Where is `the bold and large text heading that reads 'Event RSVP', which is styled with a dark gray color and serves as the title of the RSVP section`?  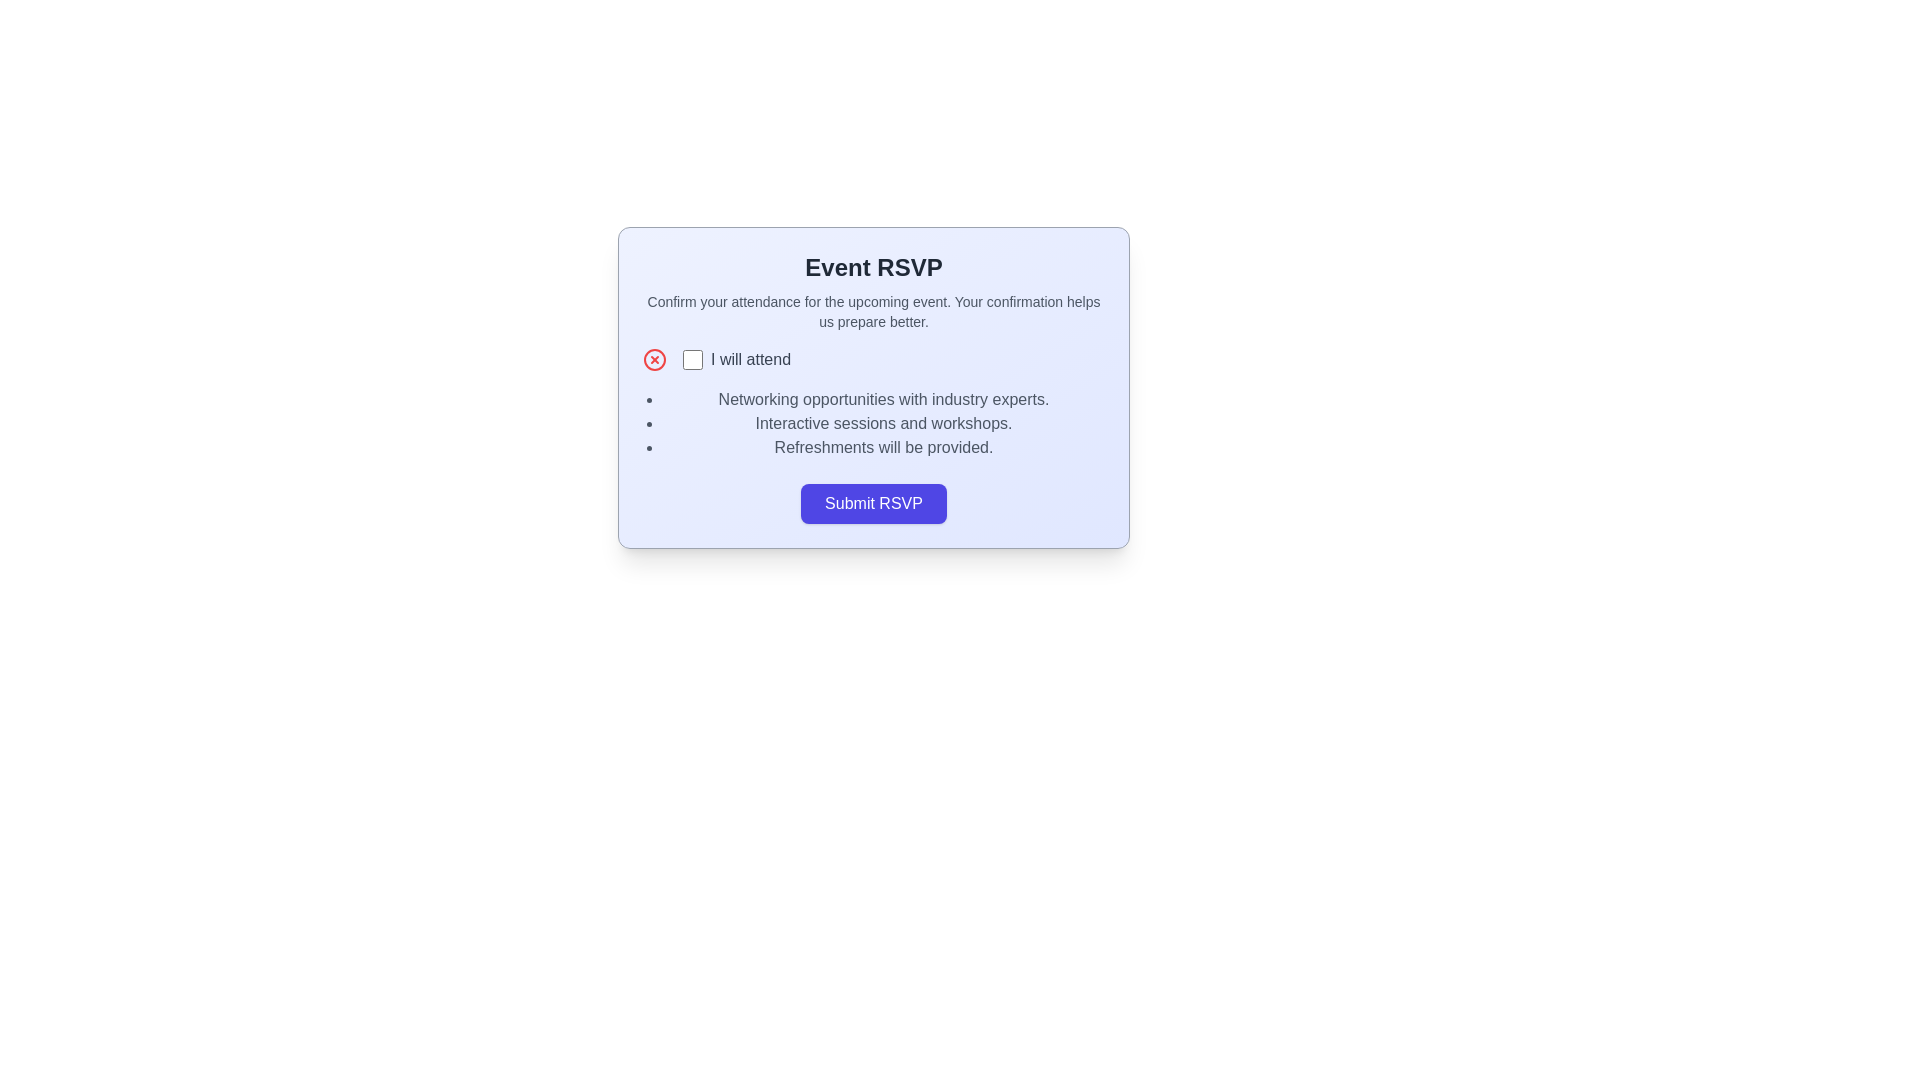
the bold and large text heading that reads 'Event RSVP', which is styled with a dark gray color and serves as the title of the RSVP section is located at coordinates (873, 266).